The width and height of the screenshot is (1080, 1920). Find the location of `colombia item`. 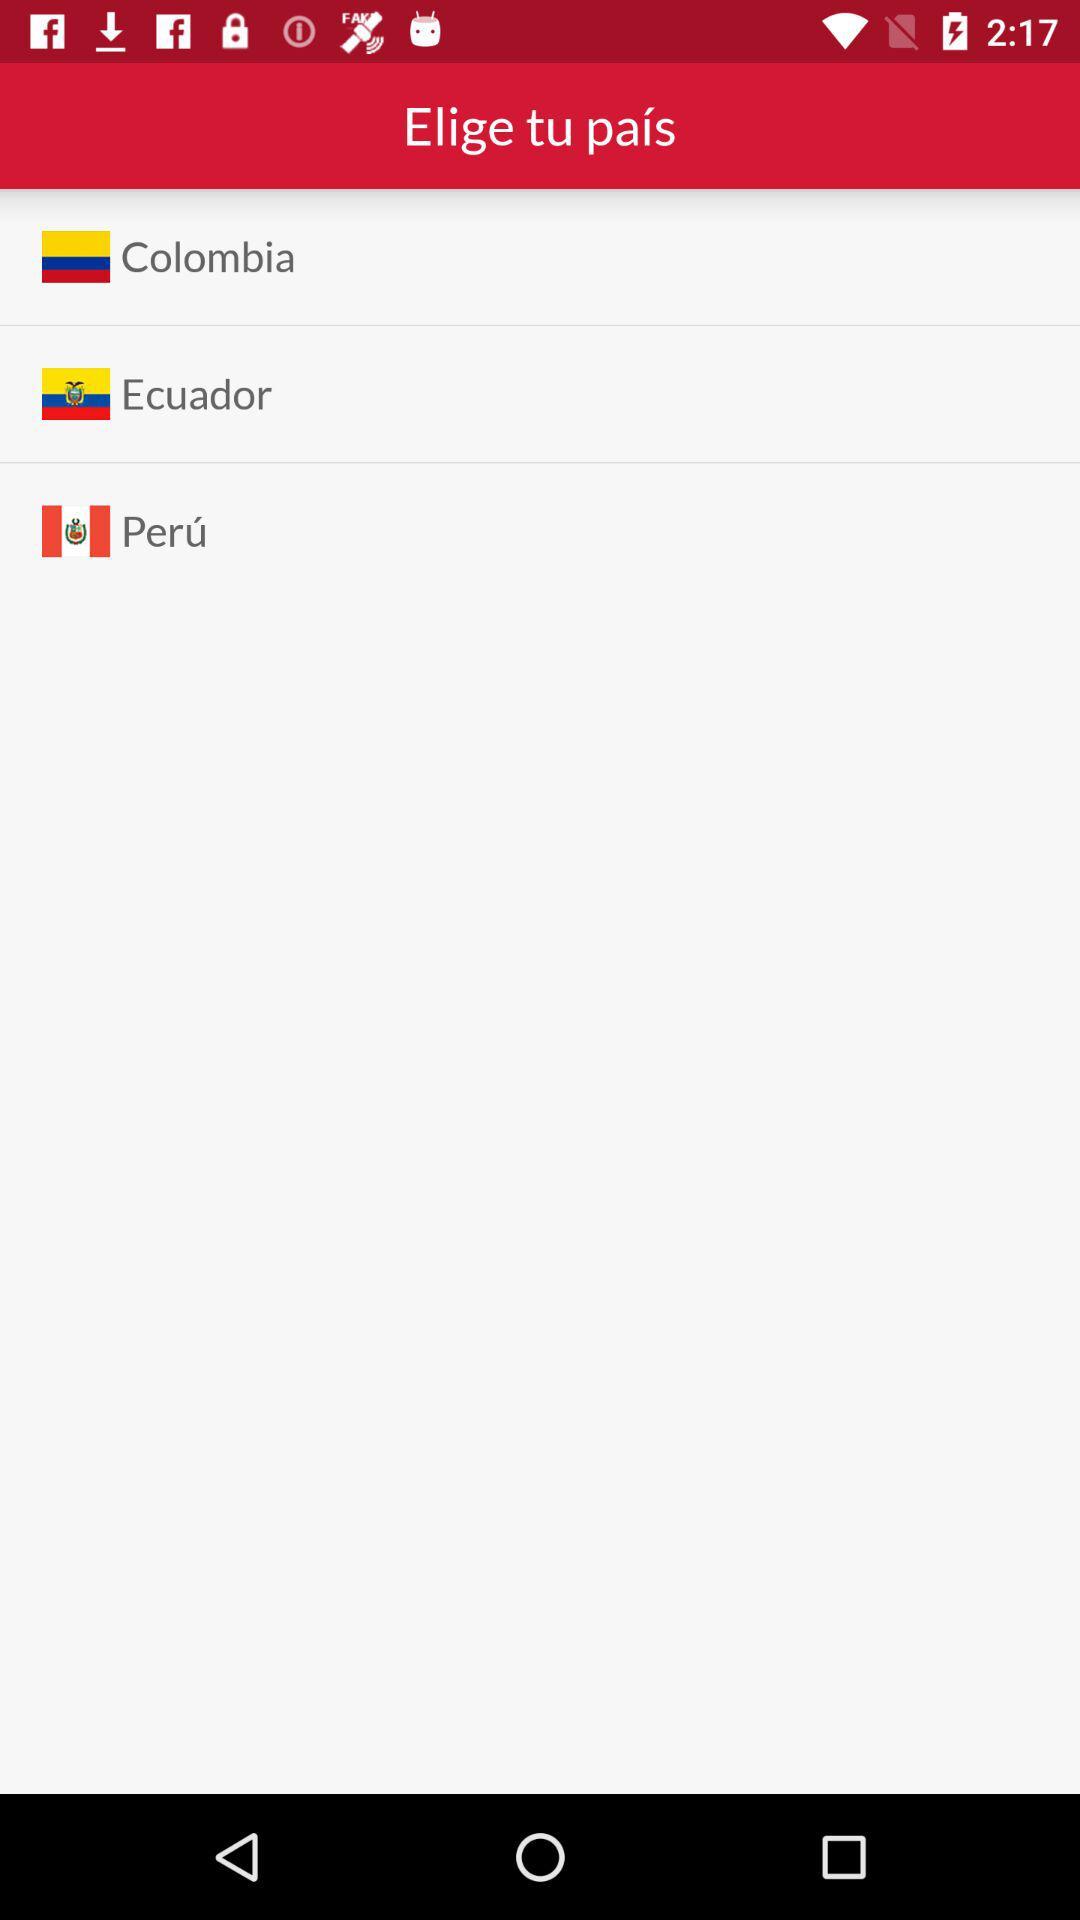

colombia item is located at coordinates (208, 255).